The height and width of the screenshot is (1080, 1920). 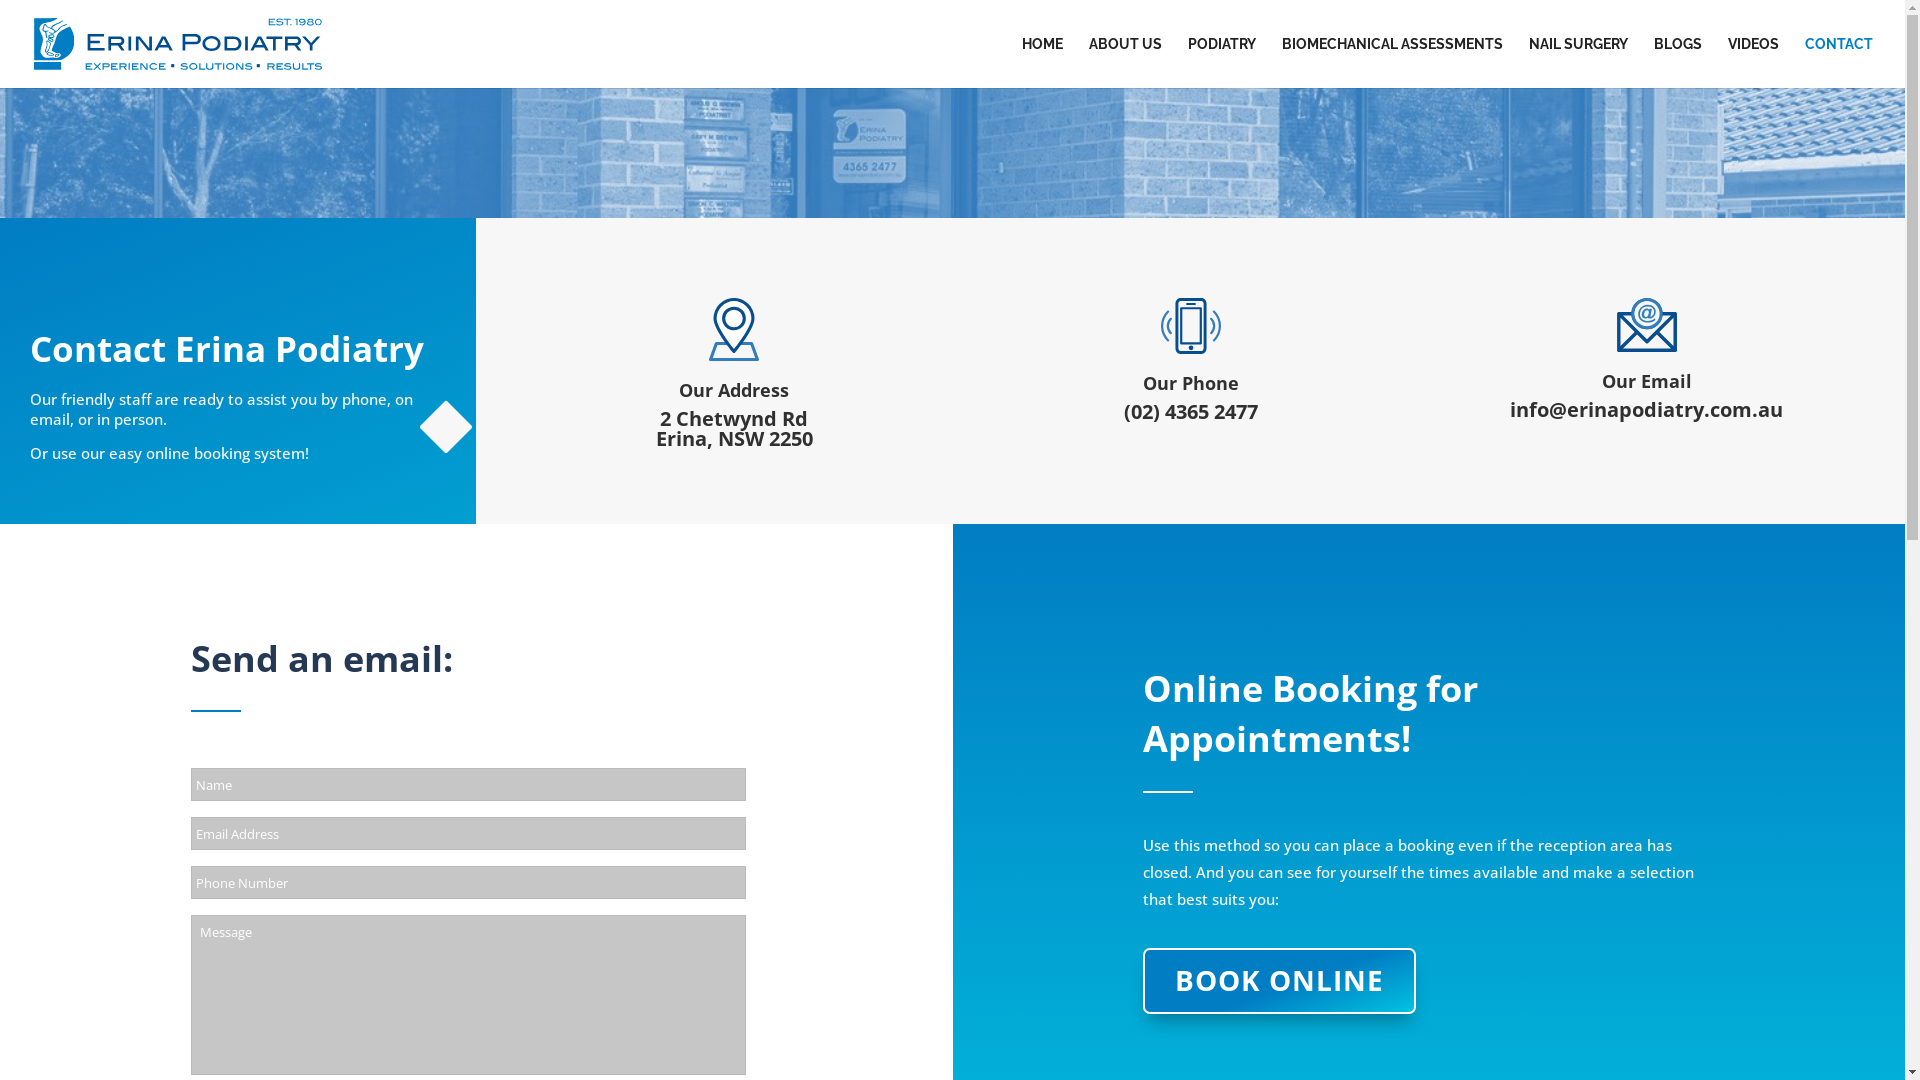 I want to click on 'BIOMECHANICAL ASSESSMENTS', so click(x=1391, y=61).